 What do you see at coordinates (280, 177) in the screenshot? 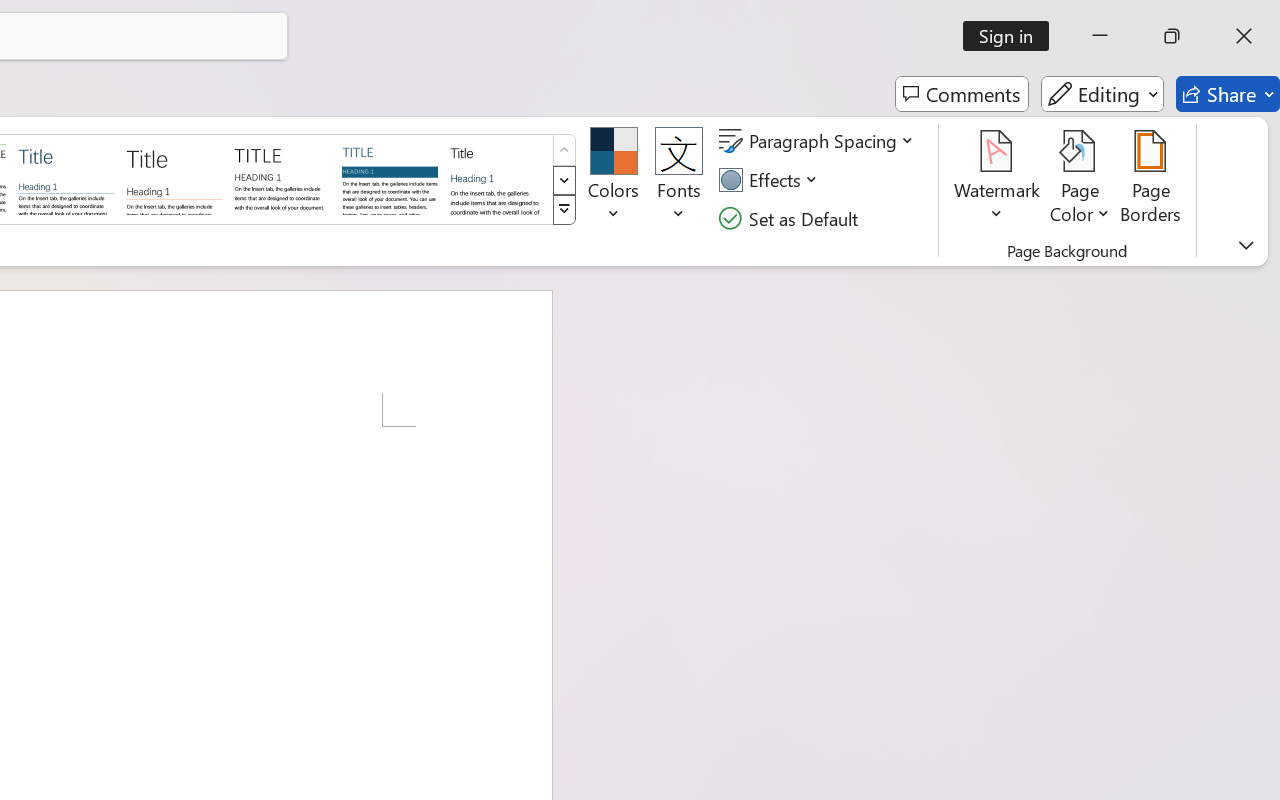
I see `'Minimalist'` at bounding box center [280, 177].